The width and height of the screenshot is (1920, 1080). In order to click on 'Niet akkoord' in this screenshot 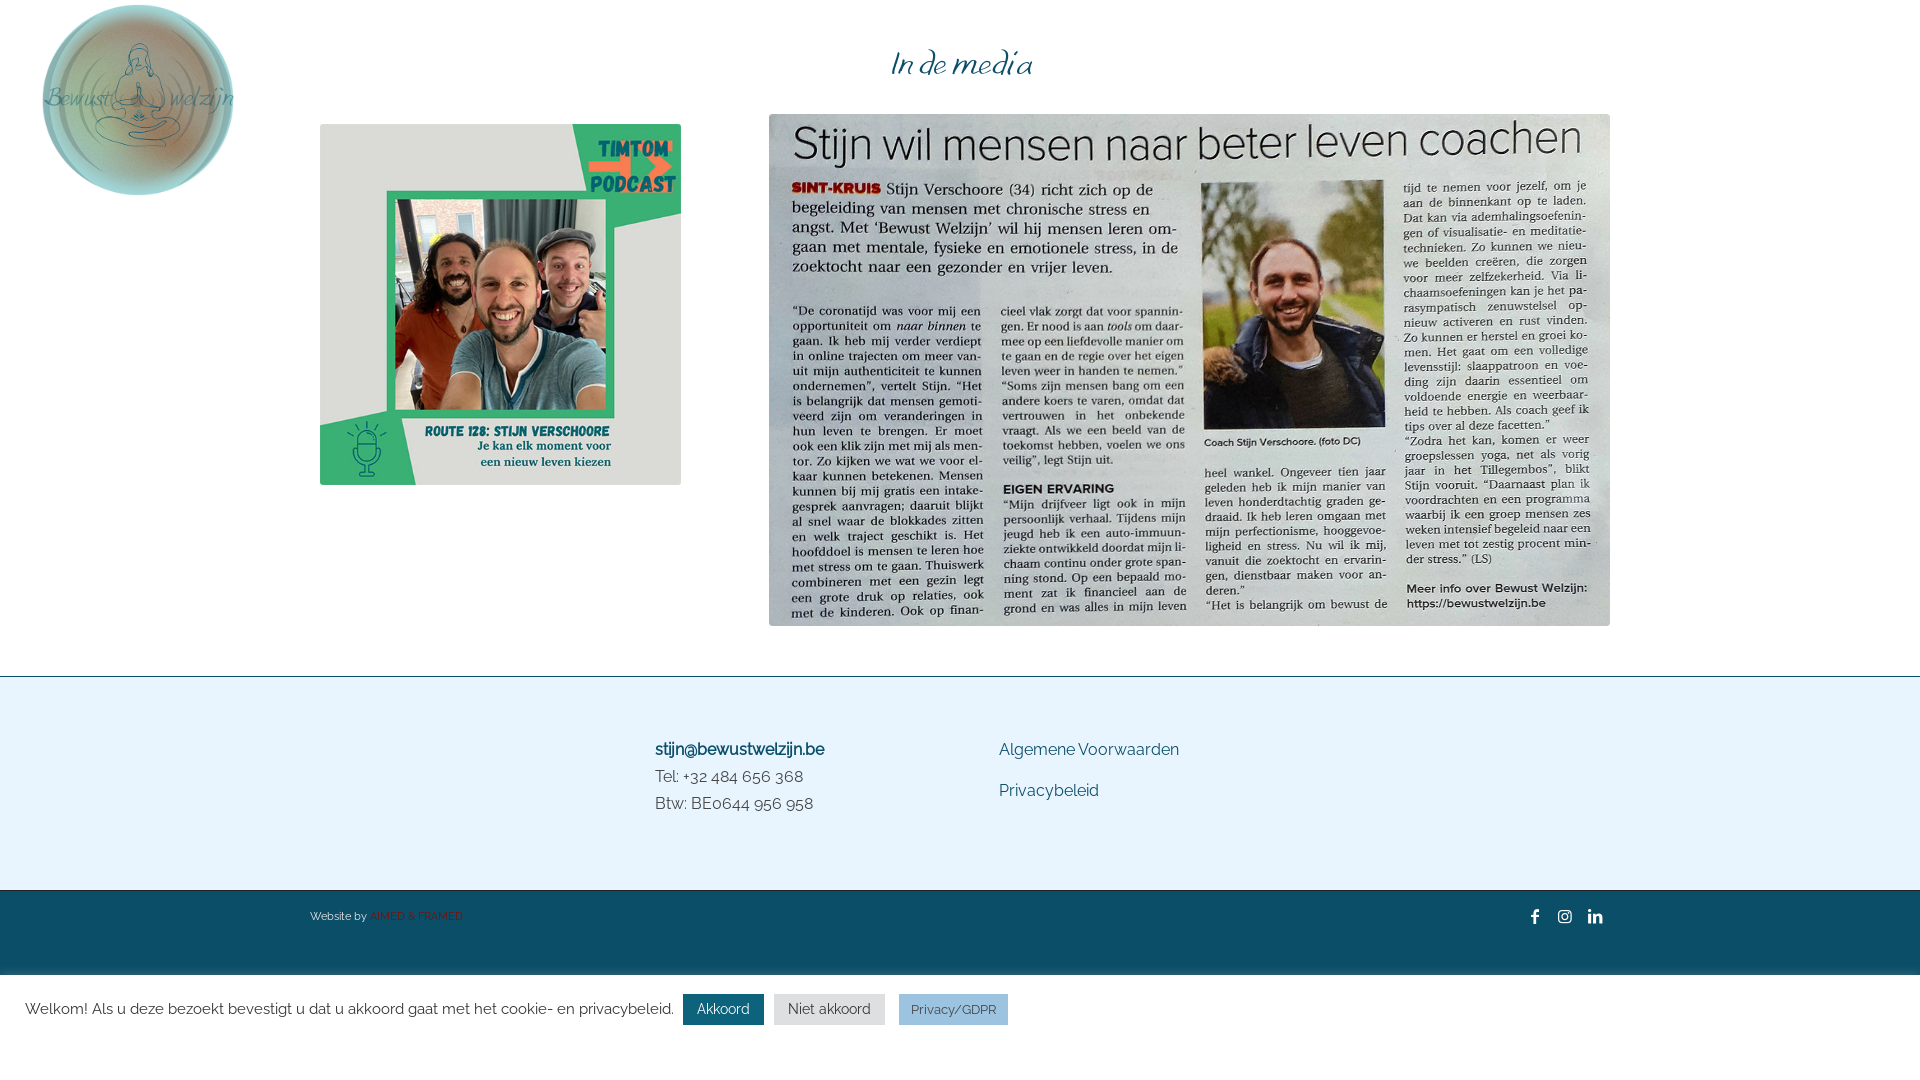, I will do `click(829, 1009)`.